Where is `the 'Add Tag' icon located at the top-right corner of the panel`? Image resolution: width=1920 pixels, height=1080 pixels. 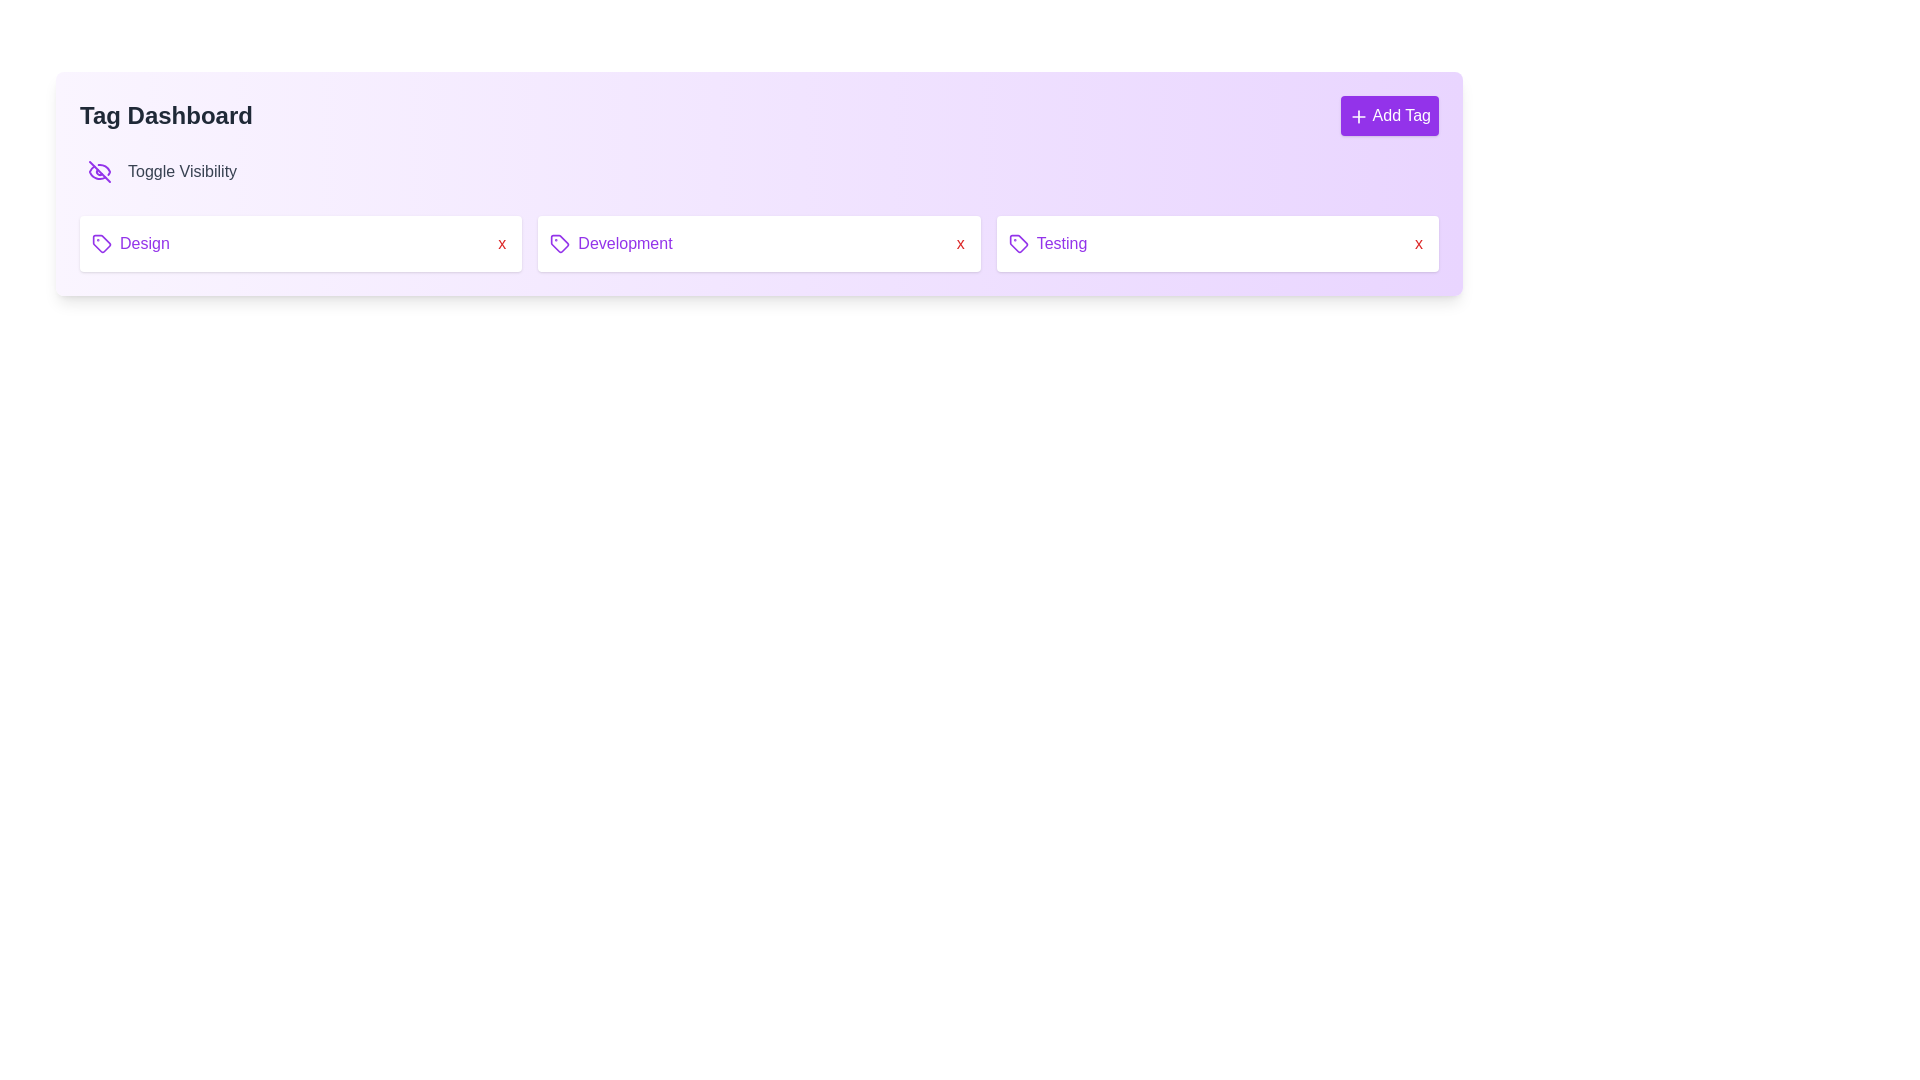 the 'Add Tag' icon located at the top-right corner of the panel is located at coordinates (1358, 115).